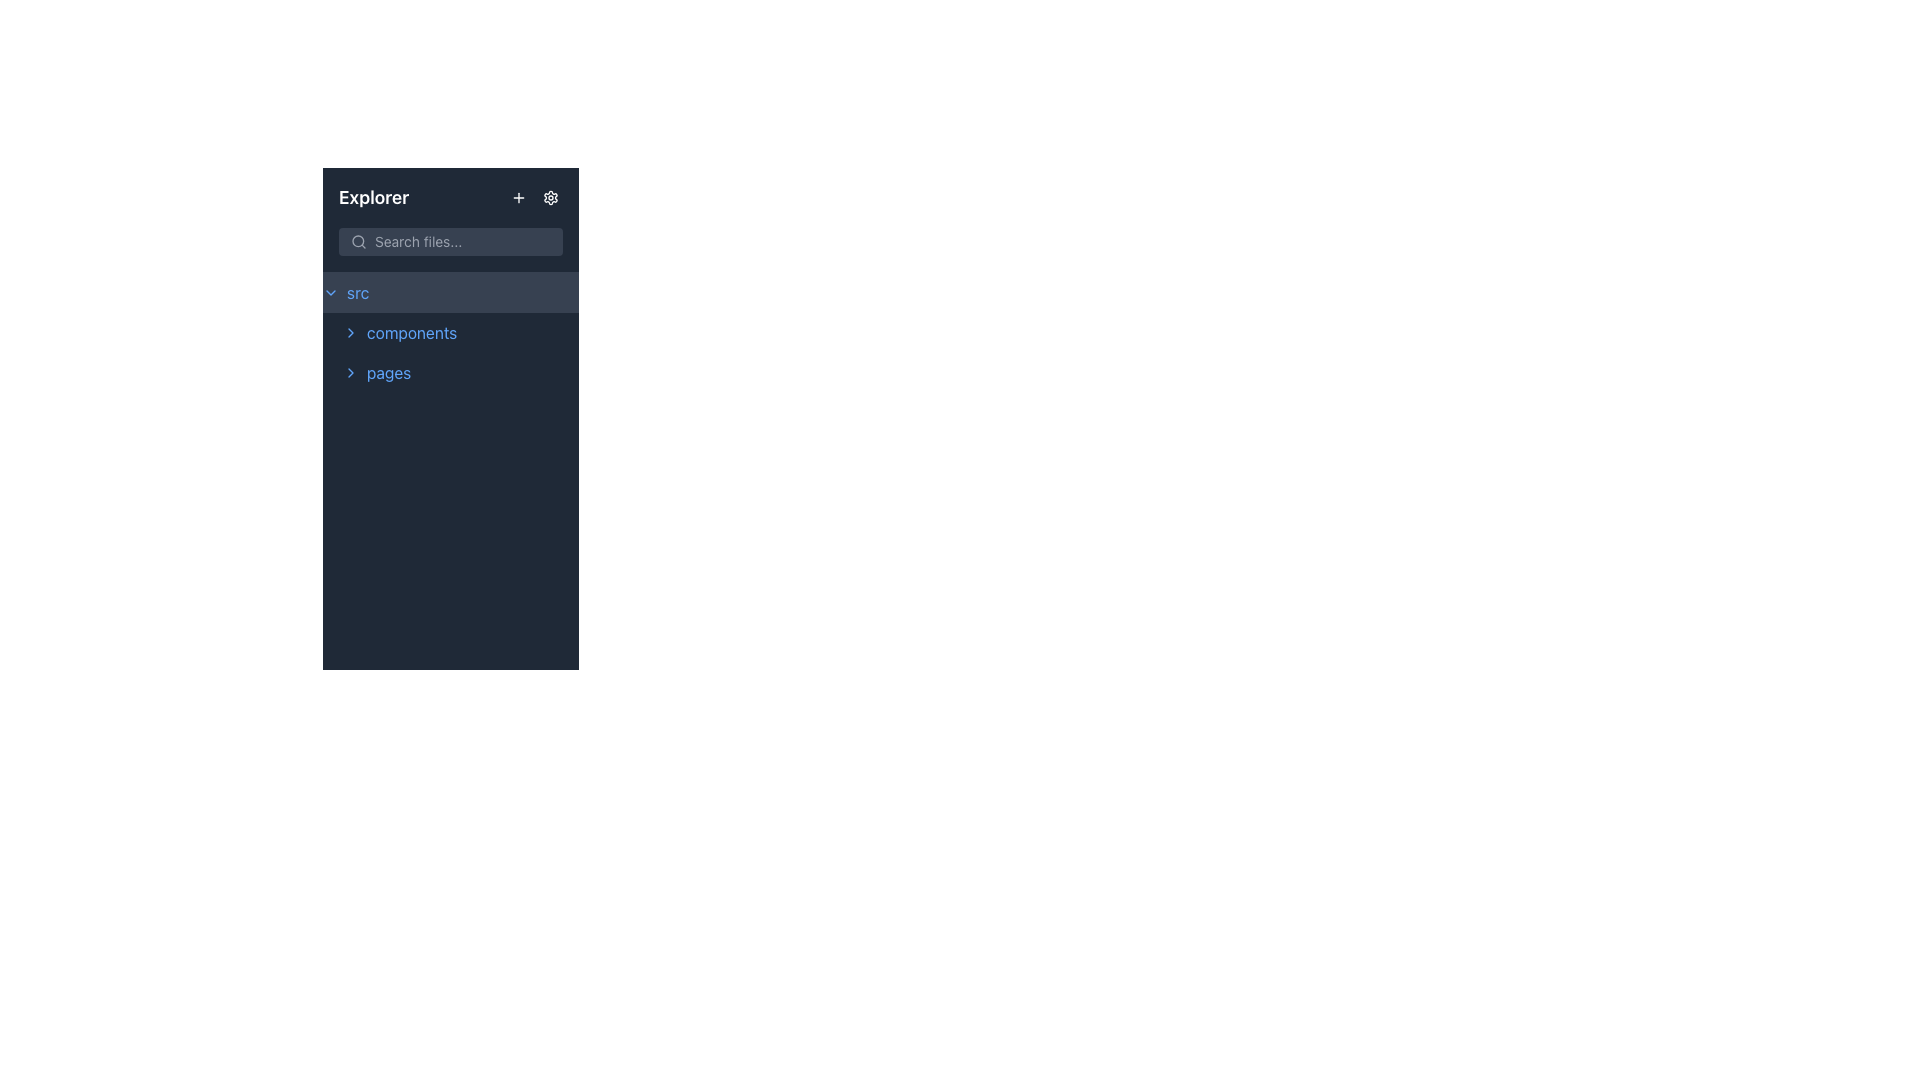 The height and width of the screenshot is (1080, 1920). Describe the element at coordinates (551, 197) in the screenshot. I see `the settings icon button located at the top-right corner of the interface panel` at that location.